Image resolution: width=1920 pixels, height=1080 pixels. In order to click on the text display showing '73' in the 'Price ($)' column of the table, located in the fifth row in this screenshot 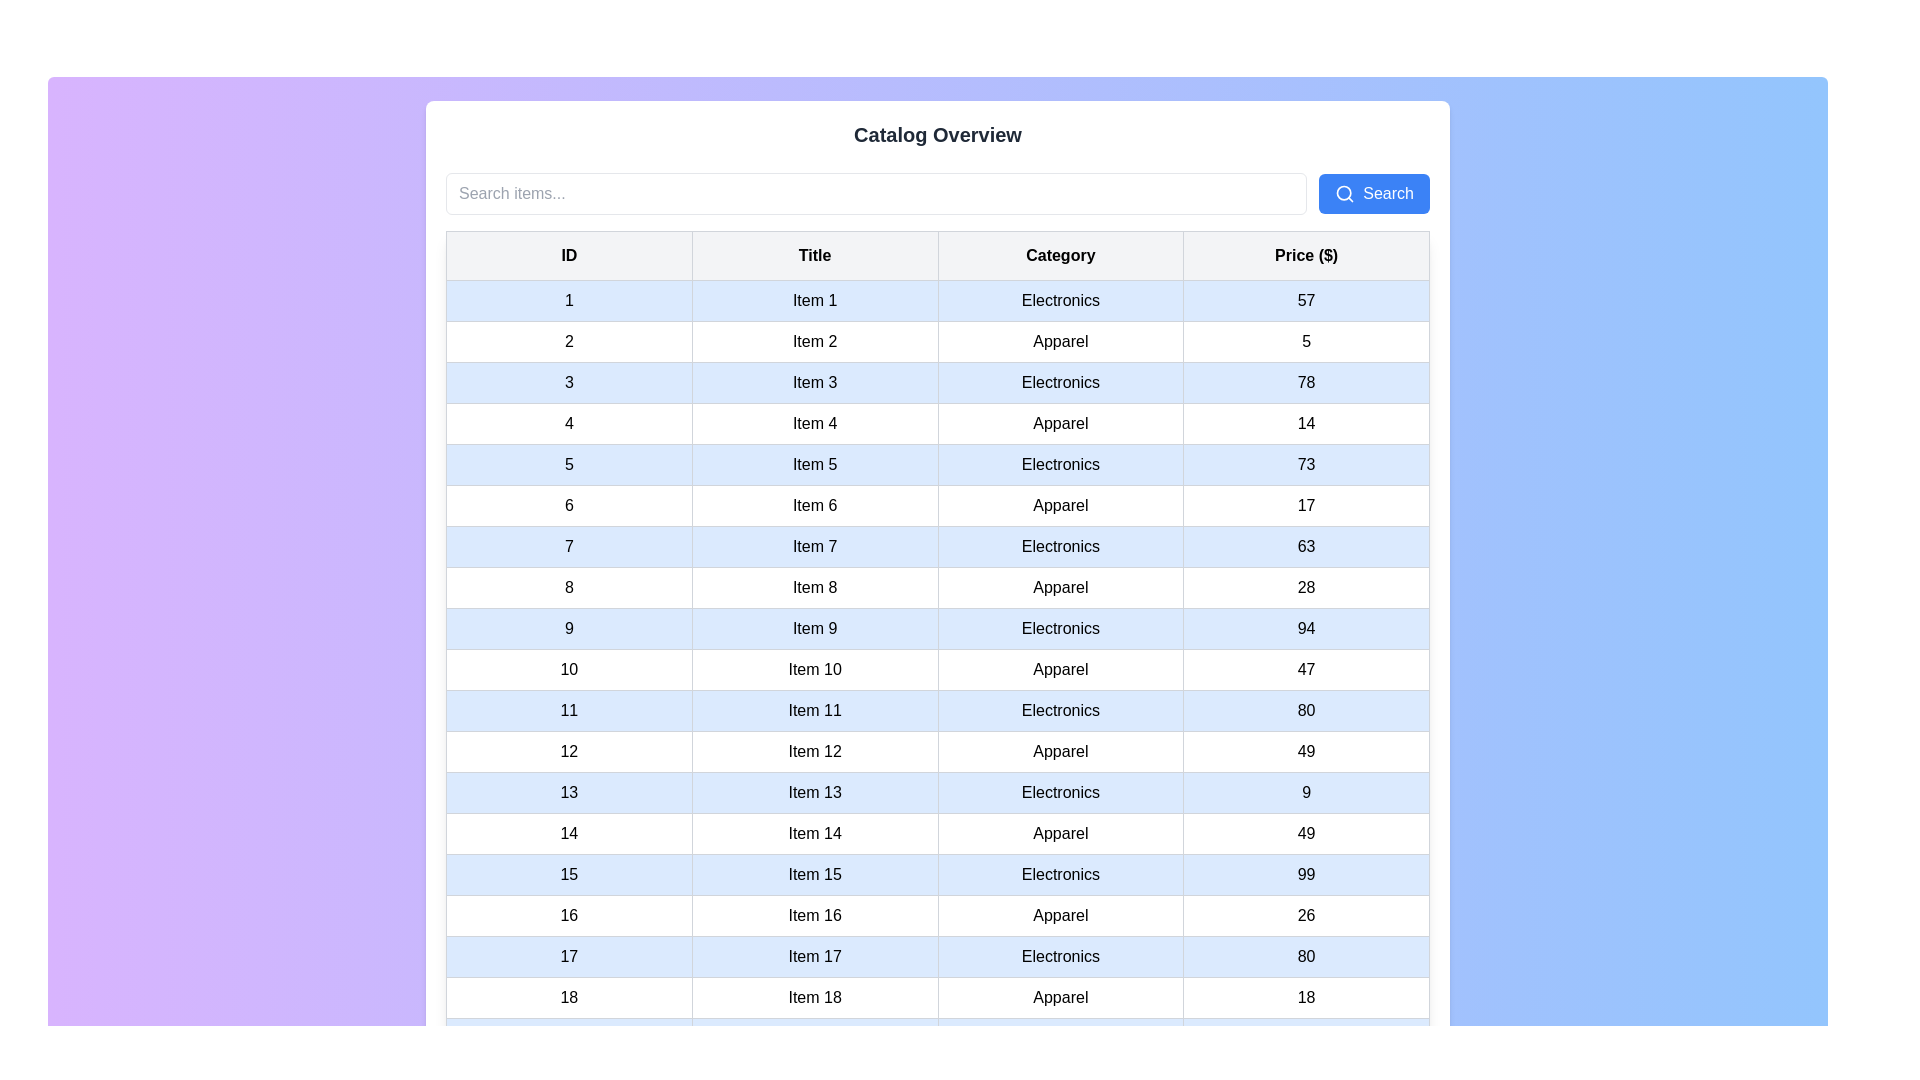, I will do `click(1306, 465)`.